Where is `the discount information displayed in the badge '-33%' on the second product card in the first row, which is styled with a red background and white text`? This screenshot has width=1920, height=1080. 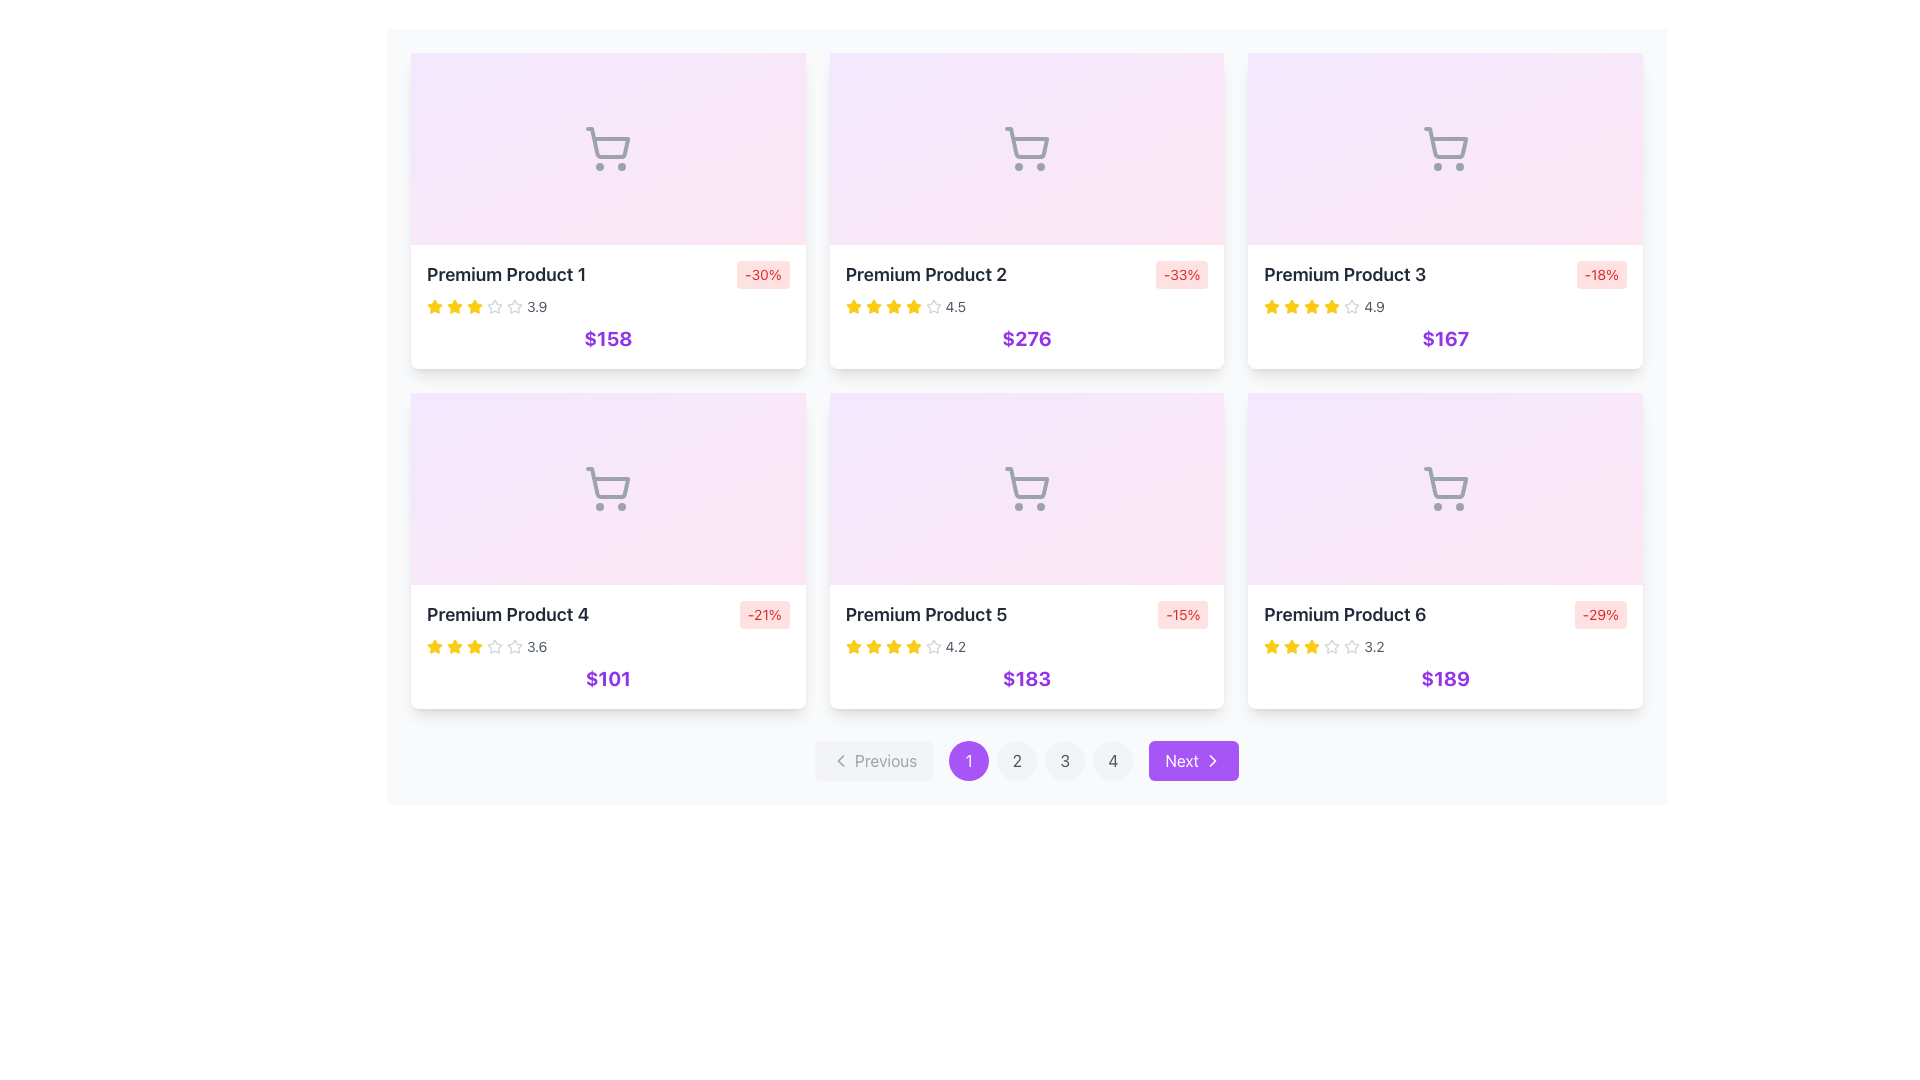 the discount information displayed in the badge '-33%' on the second product card in the first row, which is styled with a red background and white text is located at coordinates (1027, 274).